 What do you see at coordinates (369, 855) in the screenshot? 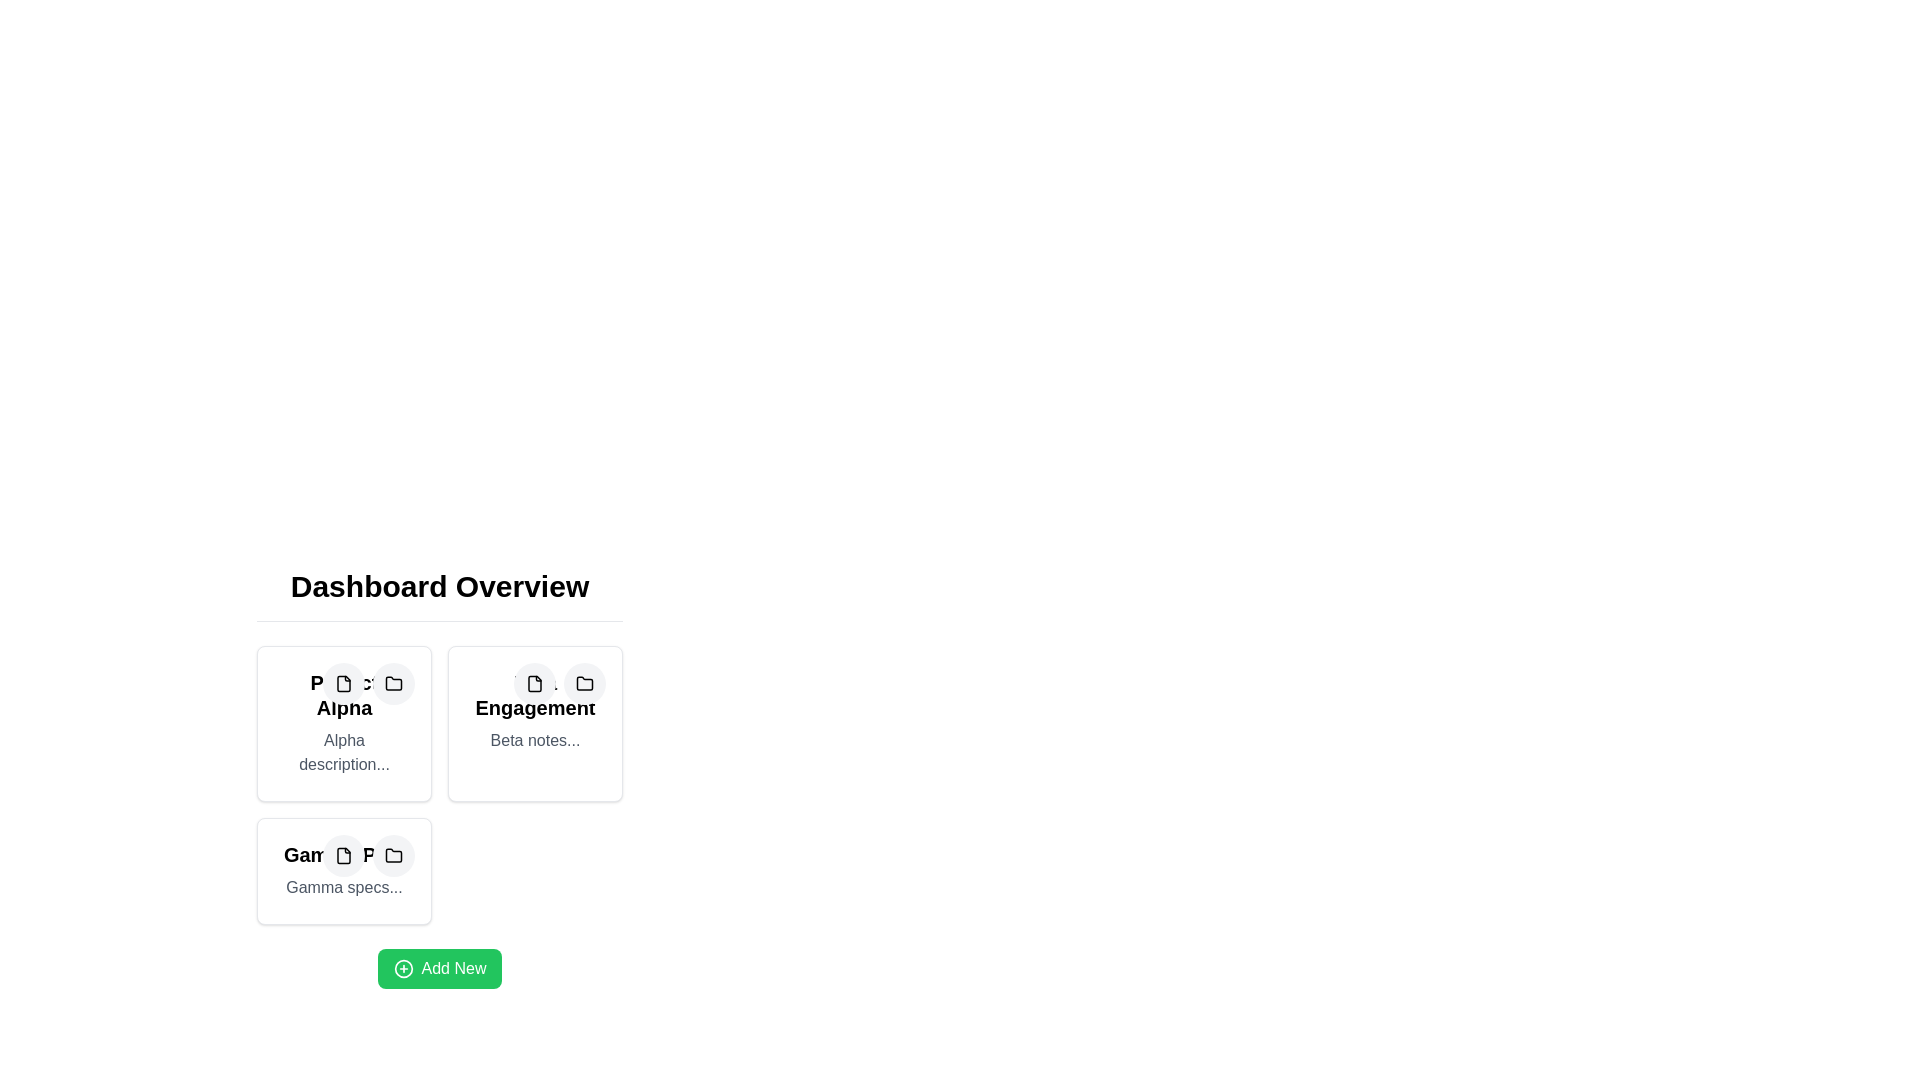
I see `the button group located in the top-right corner of the 'Gamma Plan' card, which contains icons for a document, a folder, and a central symbol` at bounding box center [369, 855].